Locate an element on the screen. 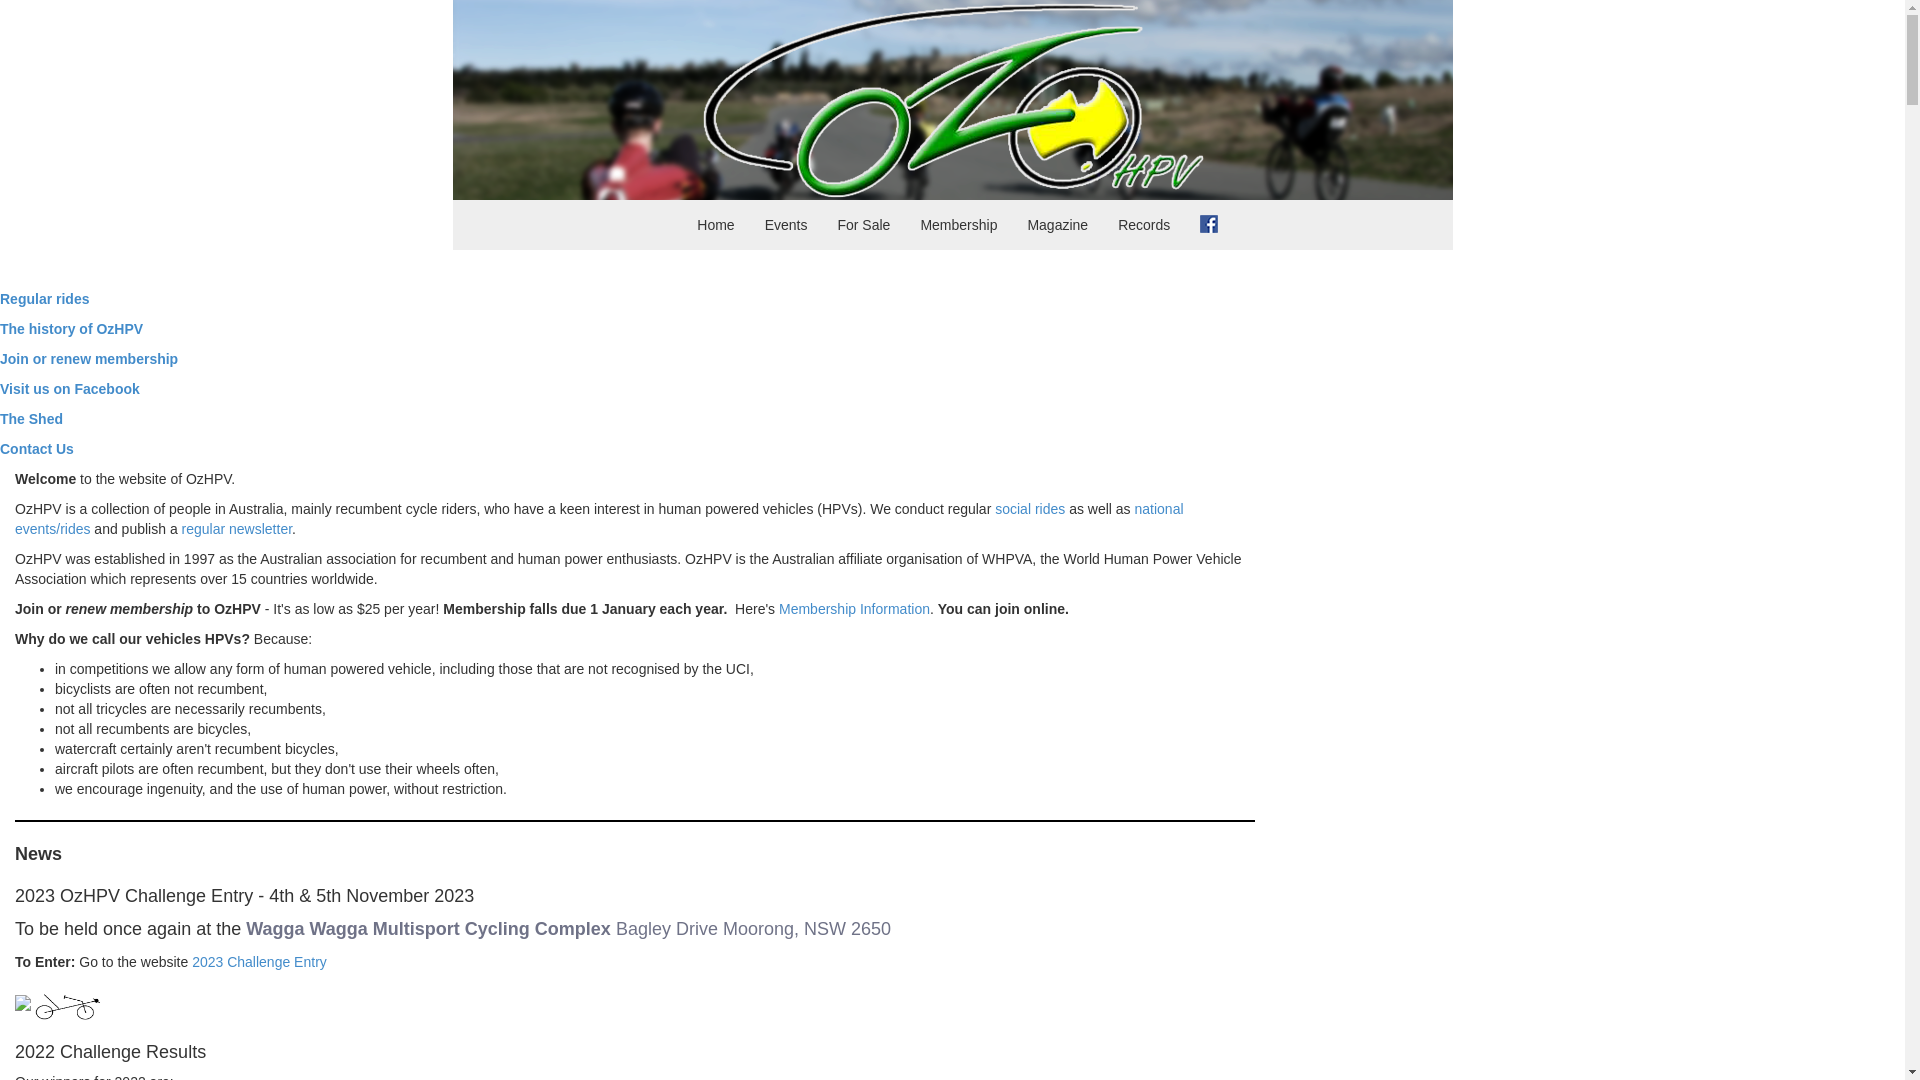  'For Sale' is located at coordinates (863, 224).